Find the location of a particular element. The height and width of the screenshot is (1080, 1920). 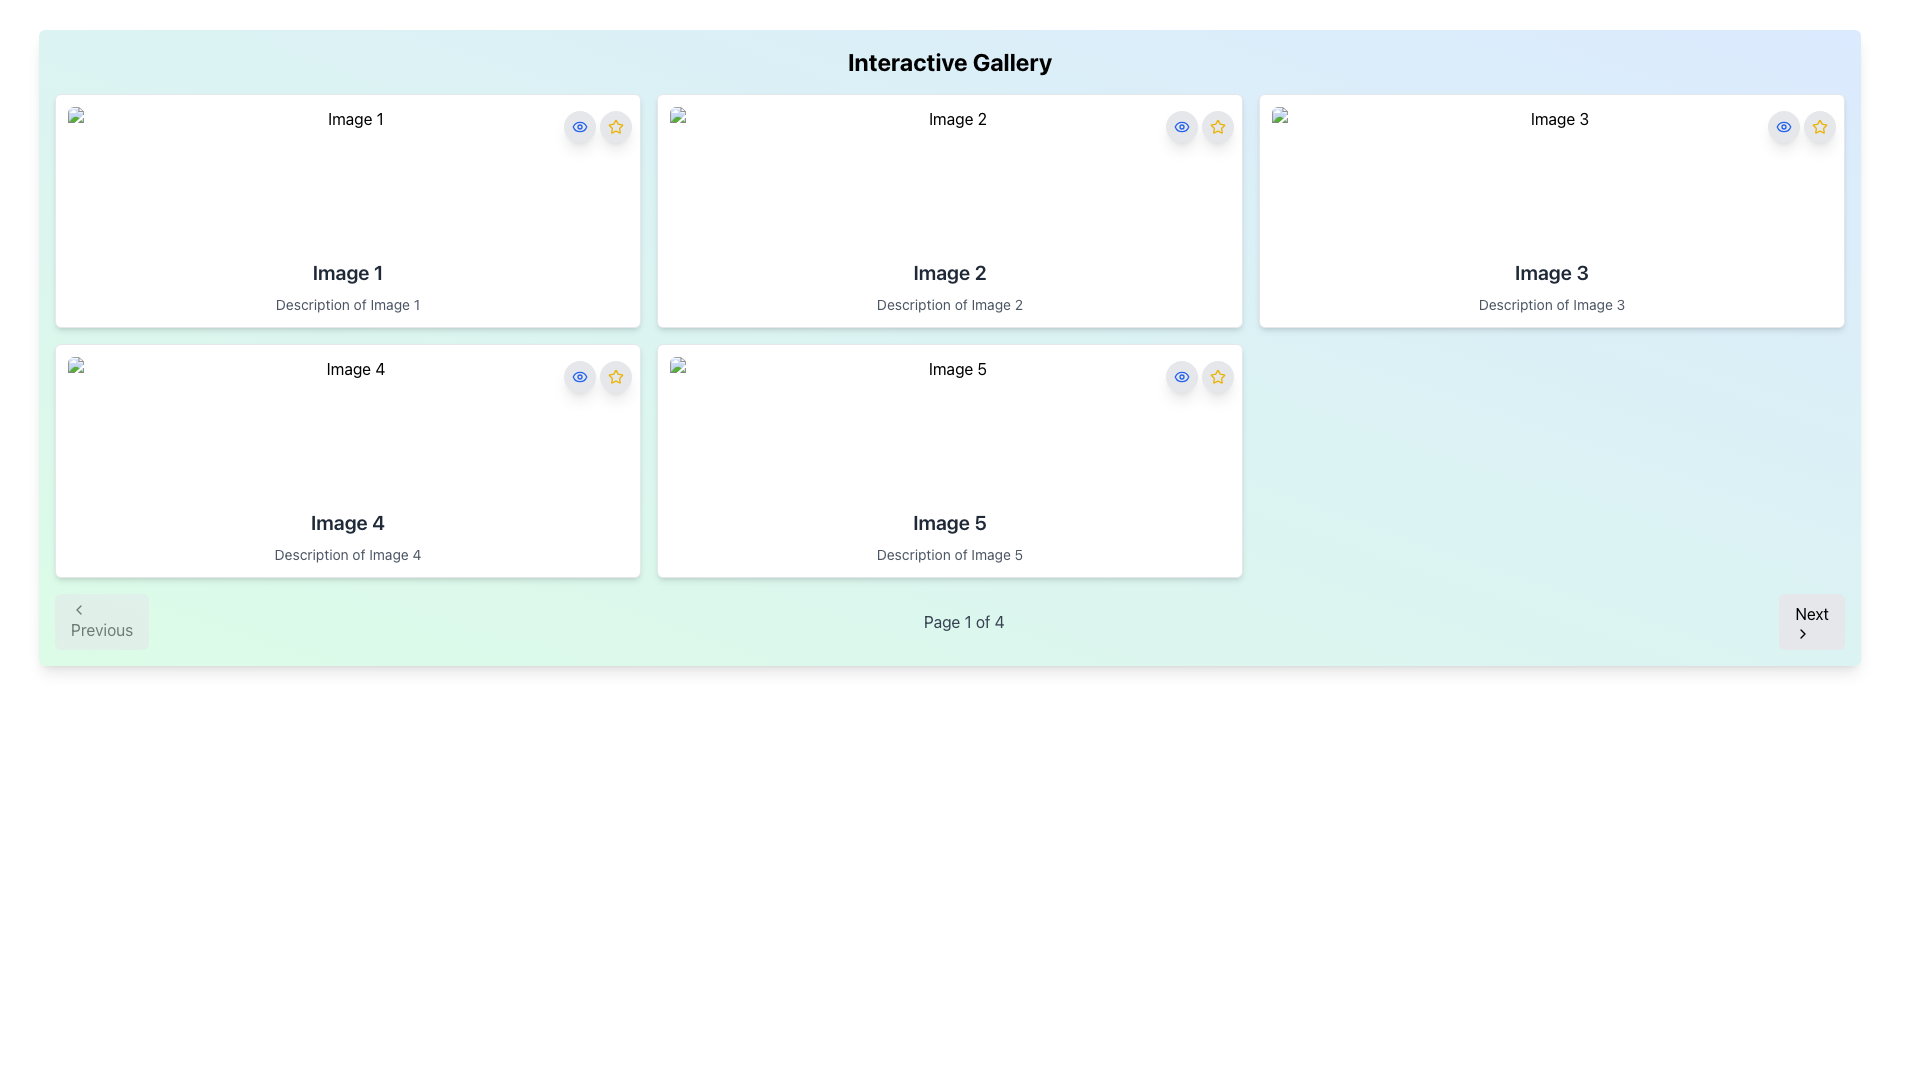

the text label located below the title 'Image 2' in the second card of the grid layout is located at coordinates (949, 304).